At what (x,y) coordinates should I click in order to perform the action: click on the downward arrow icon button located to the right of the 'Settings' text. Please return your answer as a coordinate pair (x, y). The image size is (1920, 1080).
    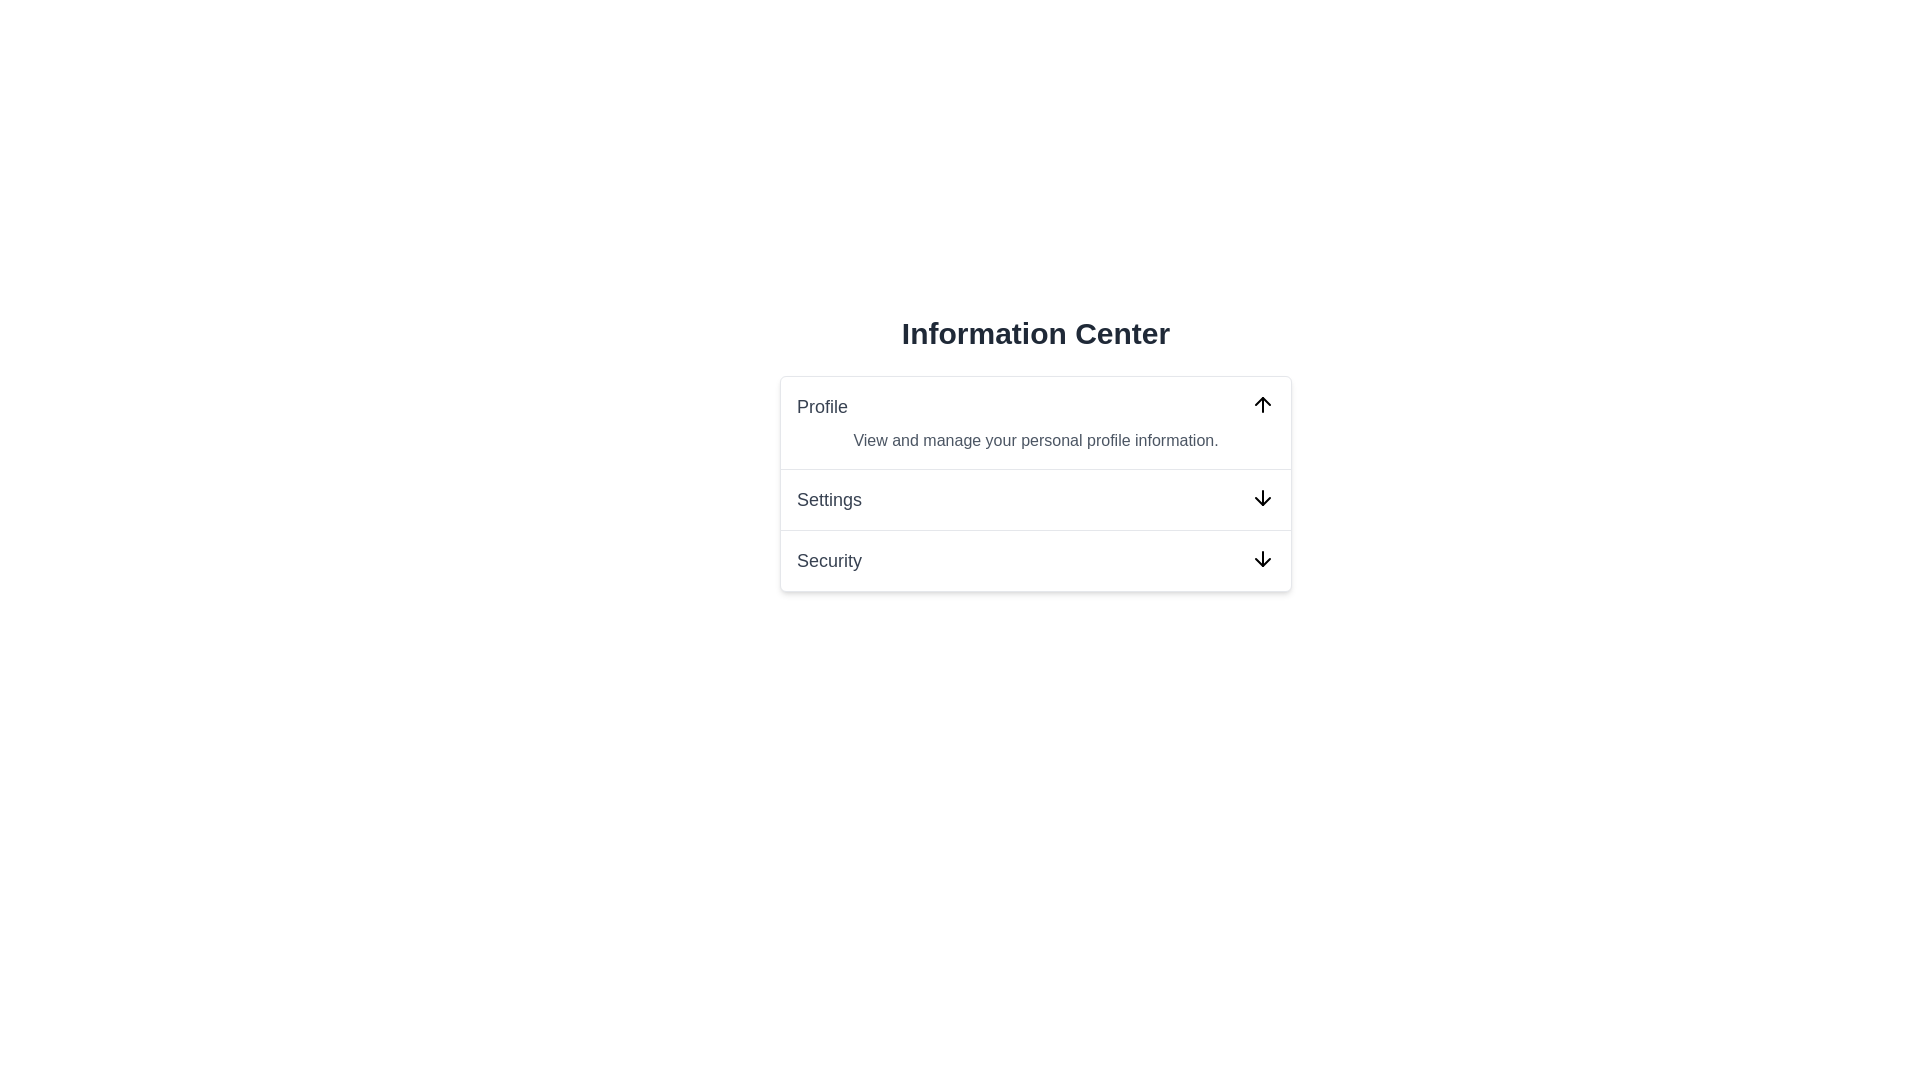
    Looking at the image, I should click on (1261, 496).